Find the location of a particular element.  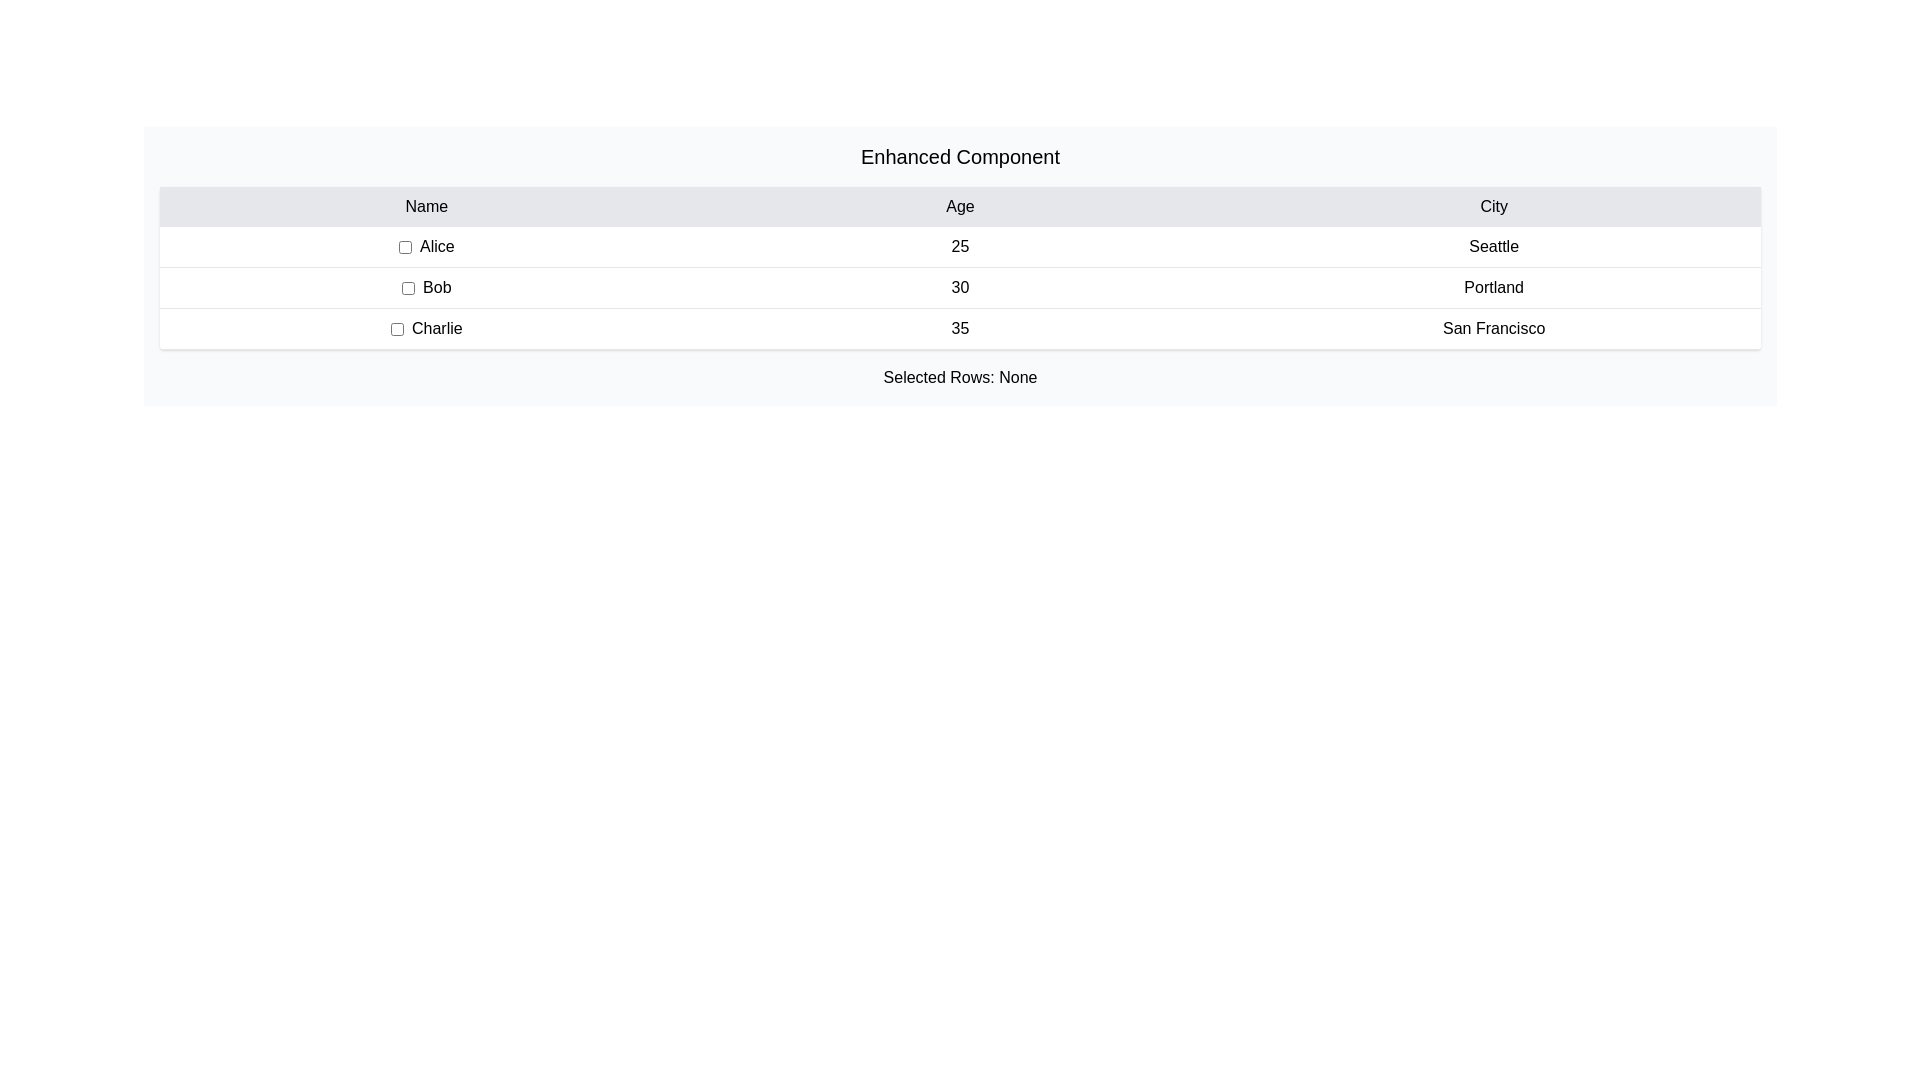

the checkbox located to the left of the text 'Bob' is located at coordinates (425, 288).